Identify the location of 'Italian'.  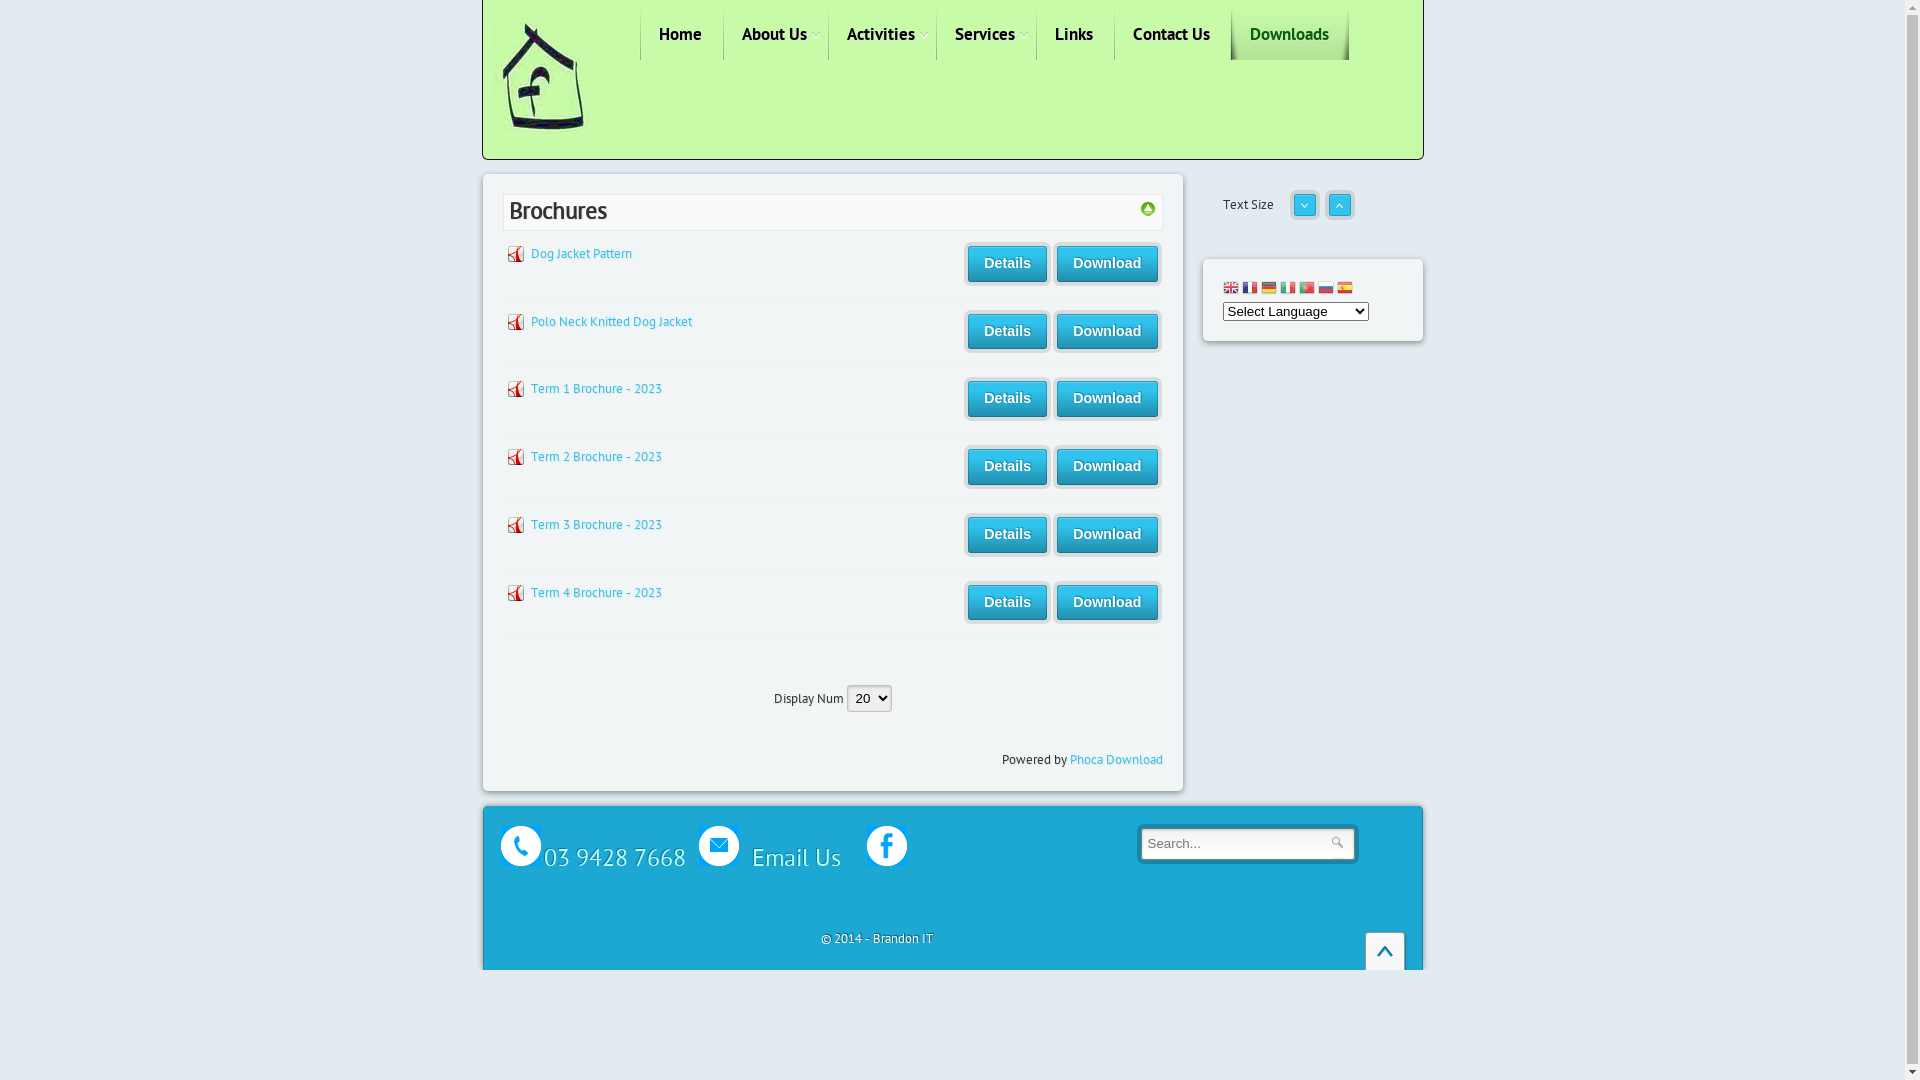
(1280, 289).